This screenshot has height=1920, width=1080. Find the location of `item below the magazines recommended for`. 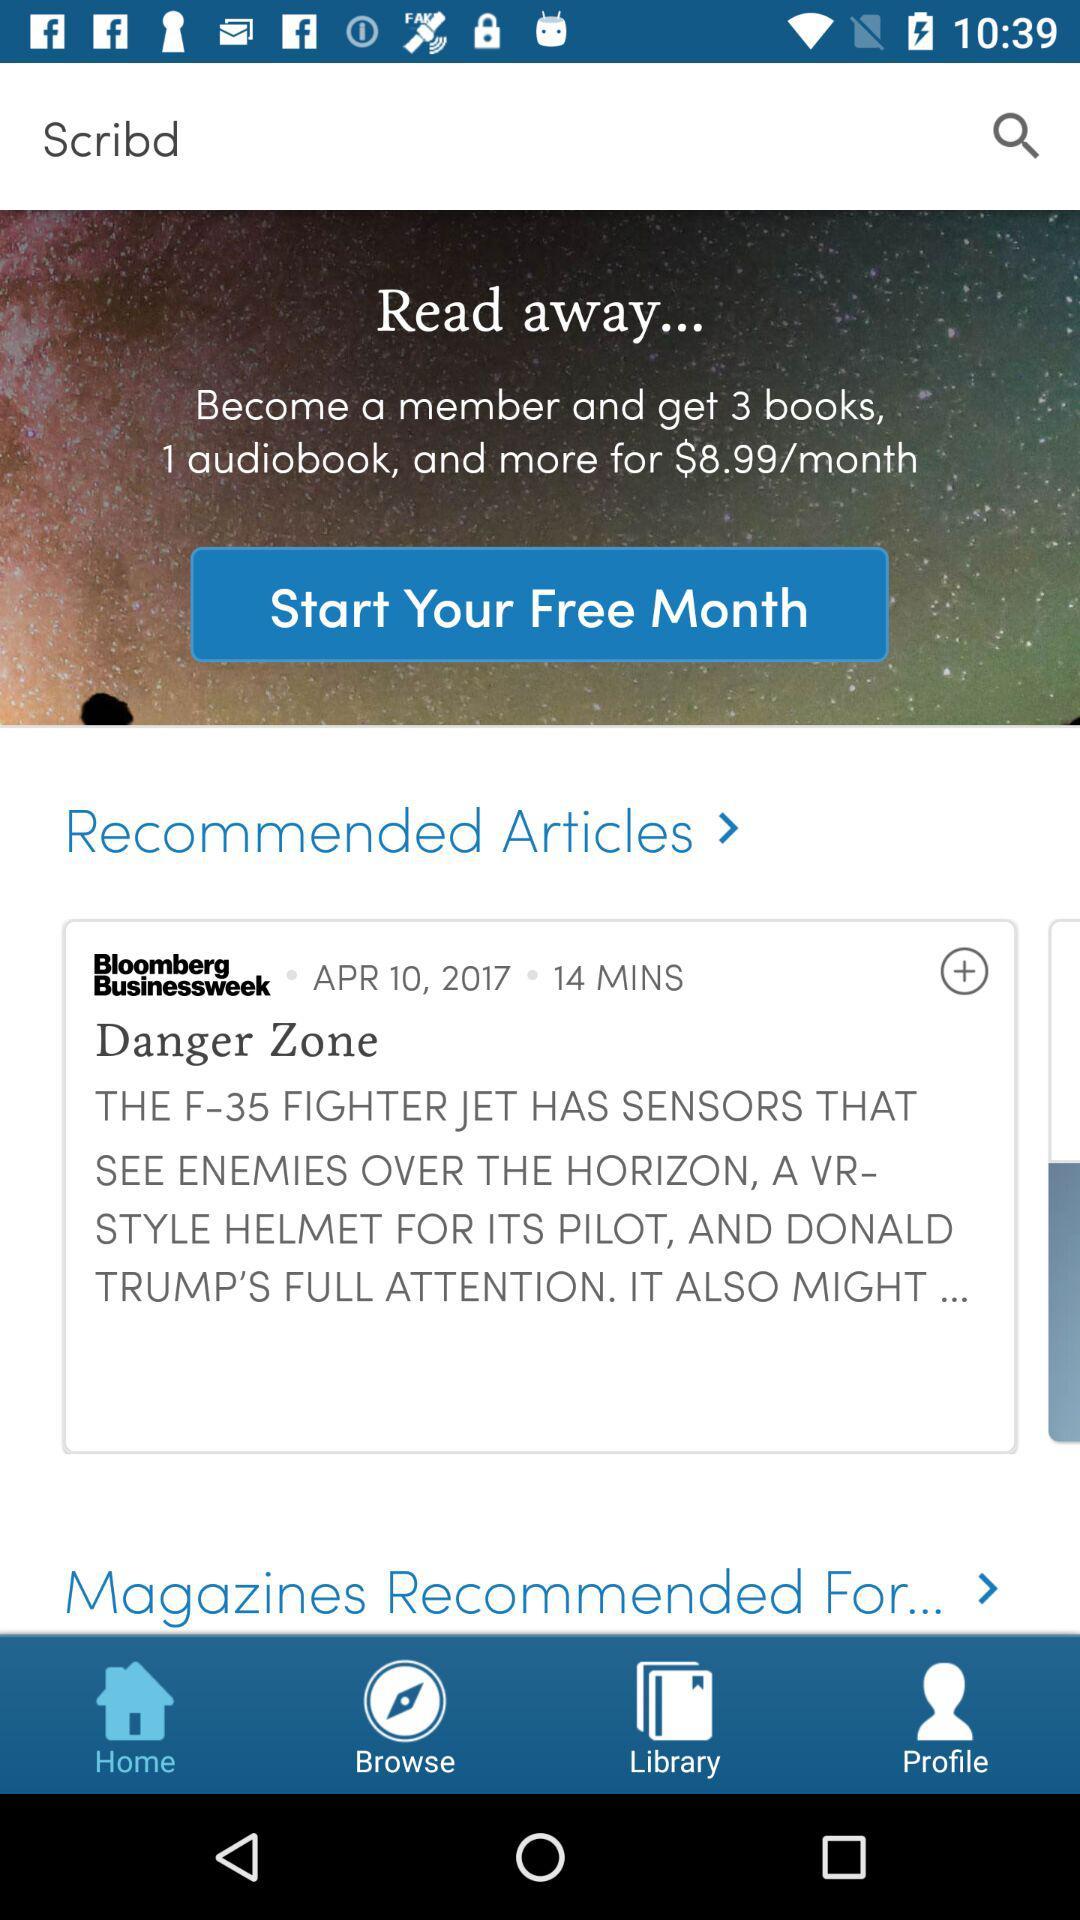

item below the magazines recommended for is located at coordinates (135, 1714).